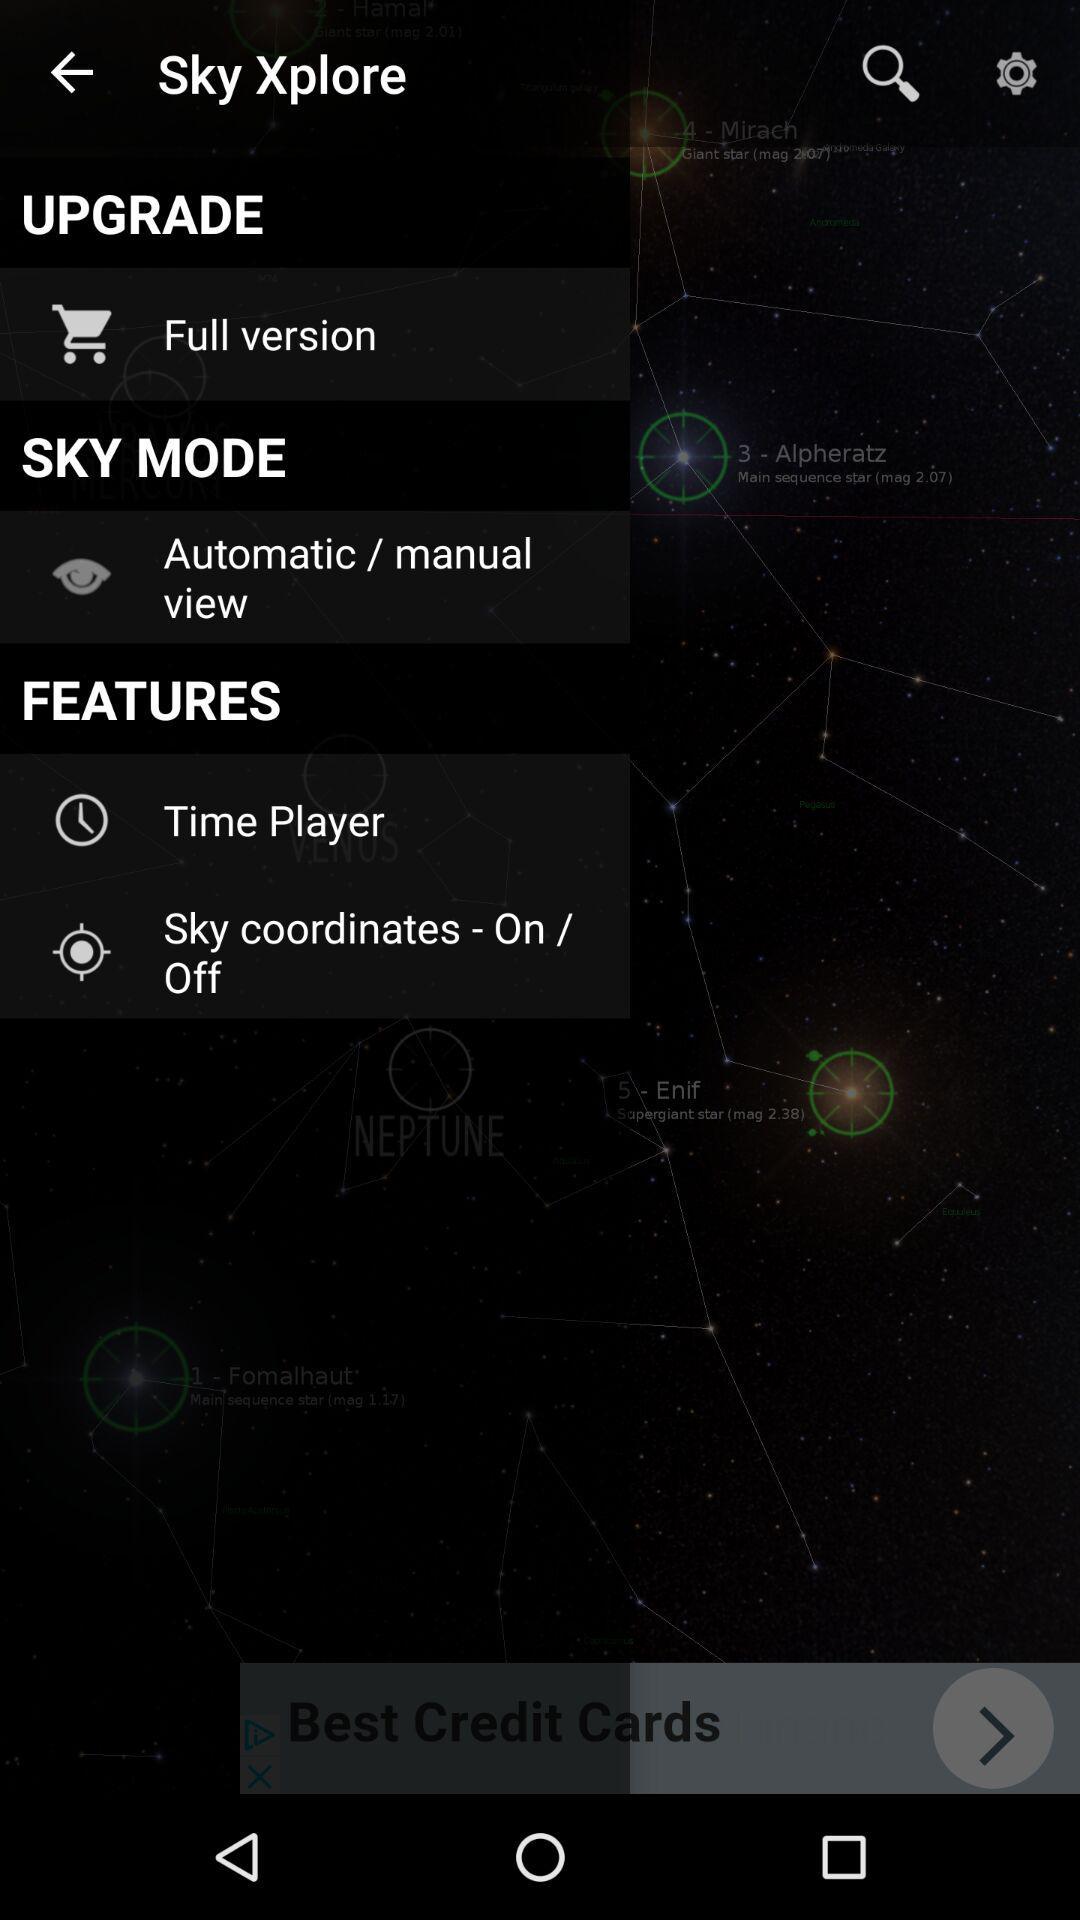  What do you see at coordinates (659, 1727) in the screenshot?
I see `open advertisement` at bounding box center [659, 1727].